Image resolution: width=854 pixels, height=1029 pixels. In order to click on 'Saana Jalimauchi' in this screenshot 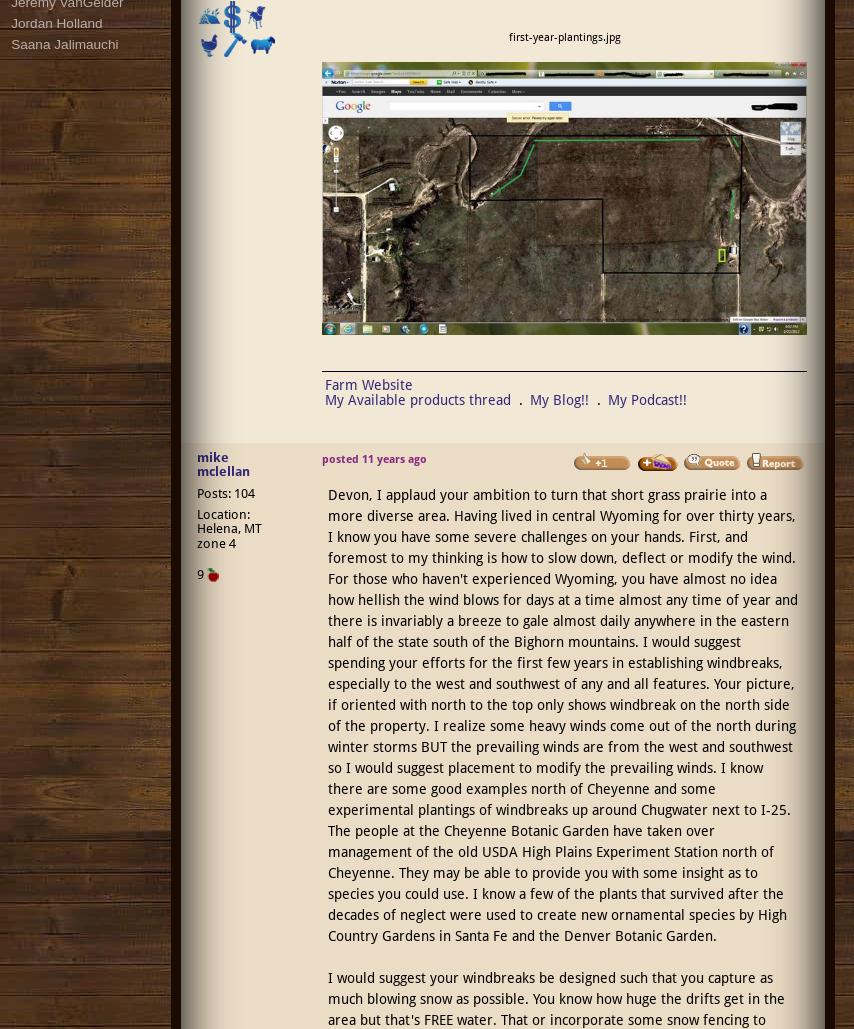, I will do `click(63, 43)`.